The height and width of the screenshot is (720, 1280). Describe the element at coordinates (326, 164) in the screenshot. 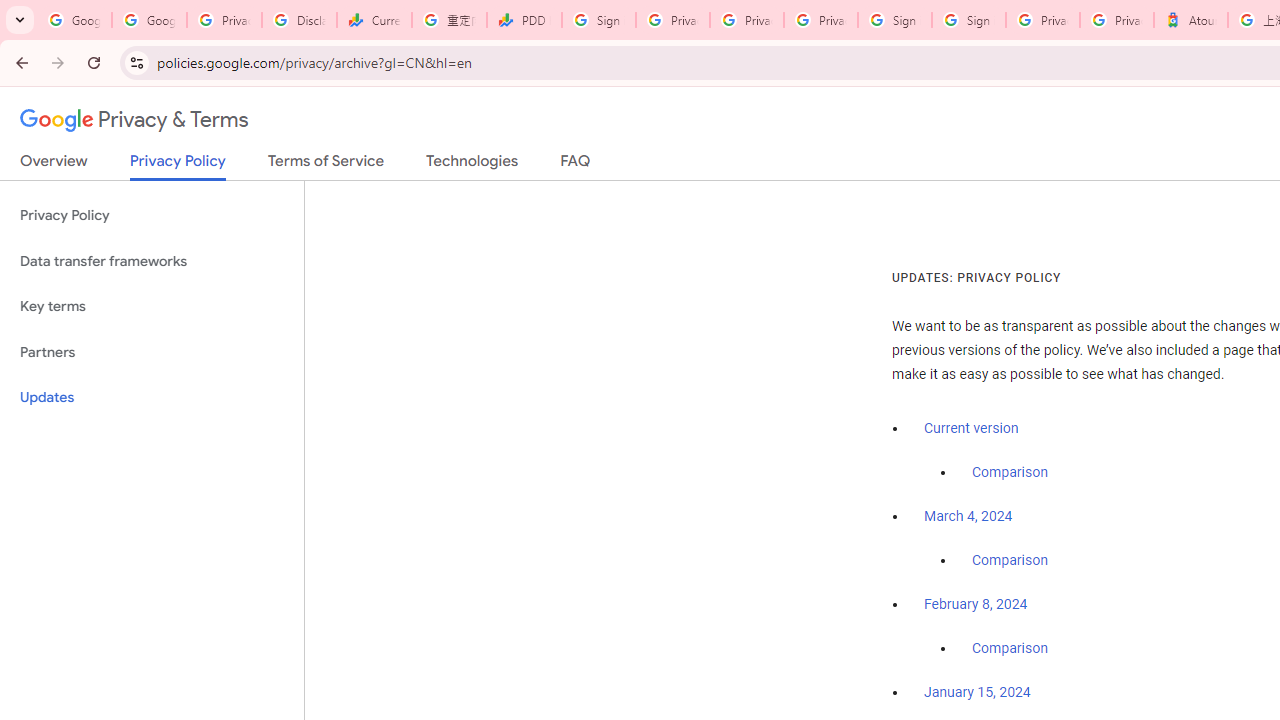

I see `'Terms of Service'` at that location.